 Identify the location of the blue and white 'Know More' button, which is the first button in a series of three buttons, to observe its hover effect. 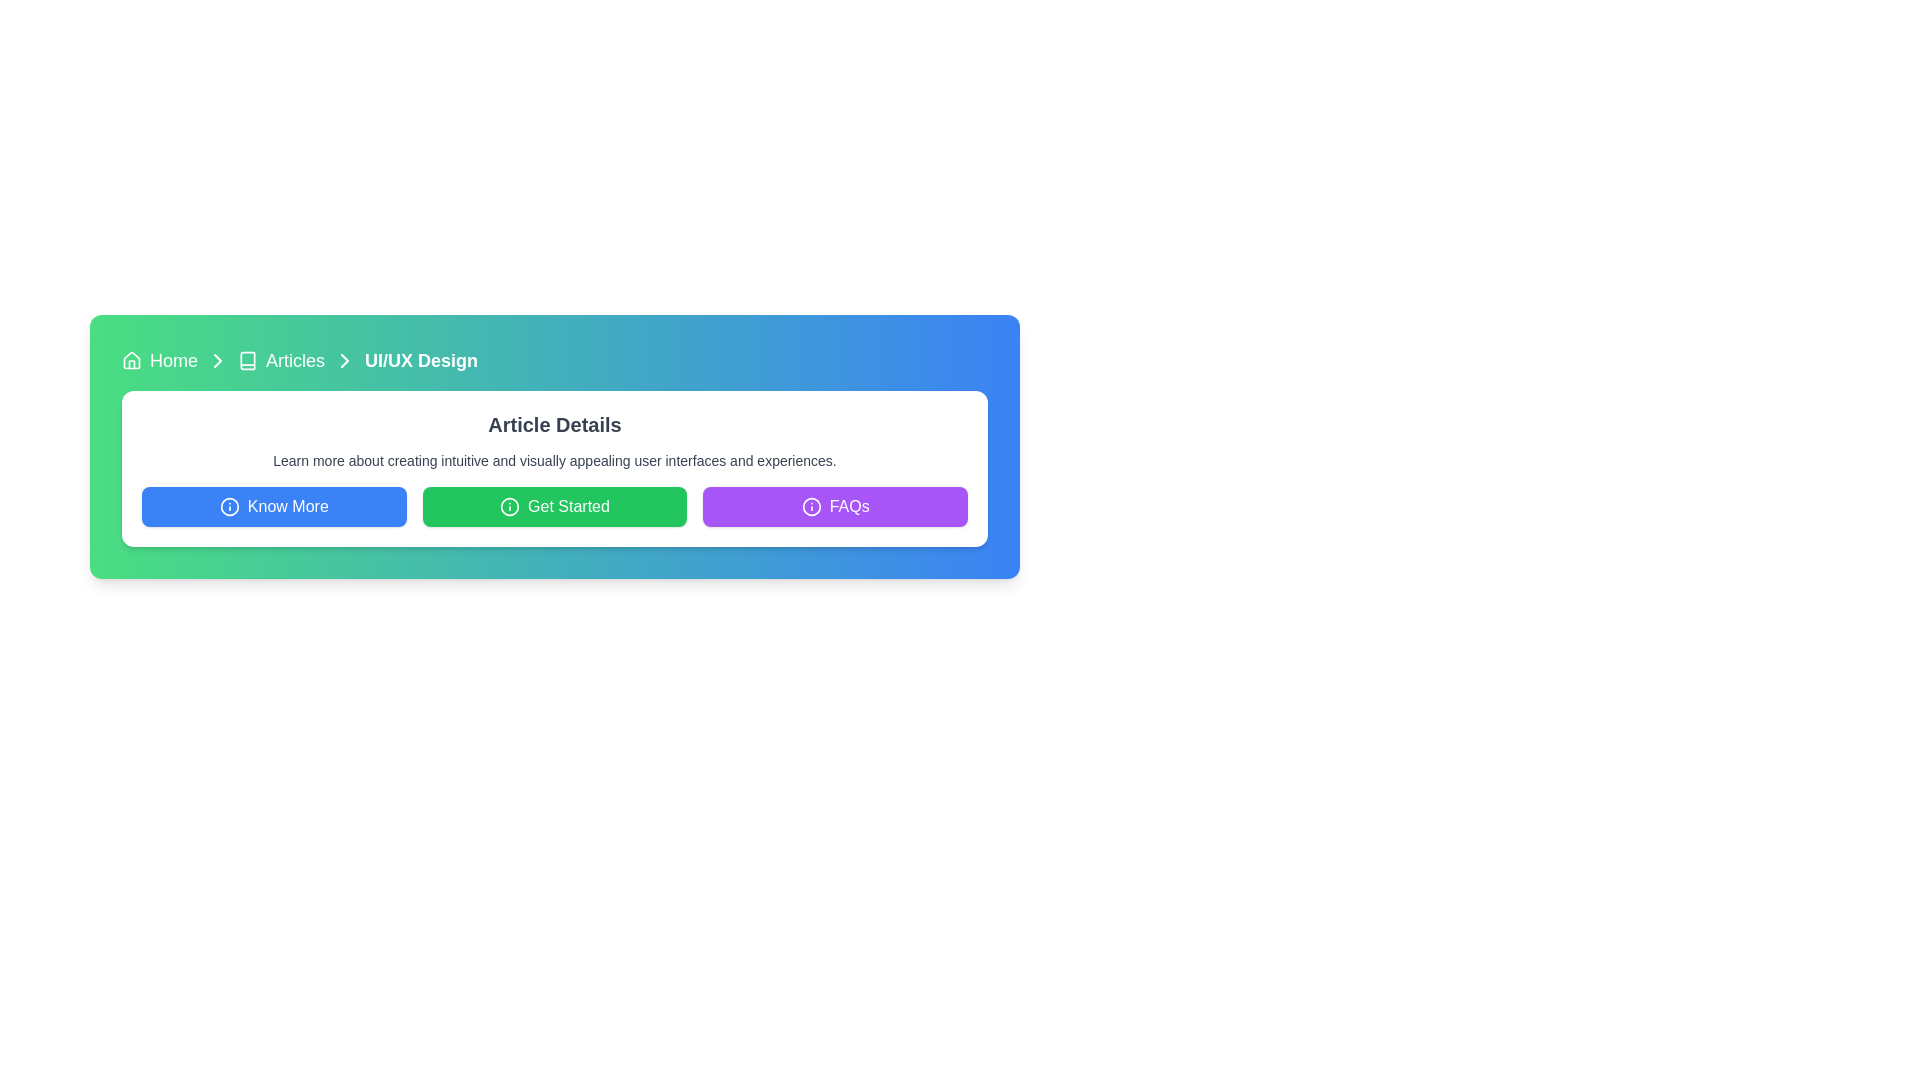
(273, 505).